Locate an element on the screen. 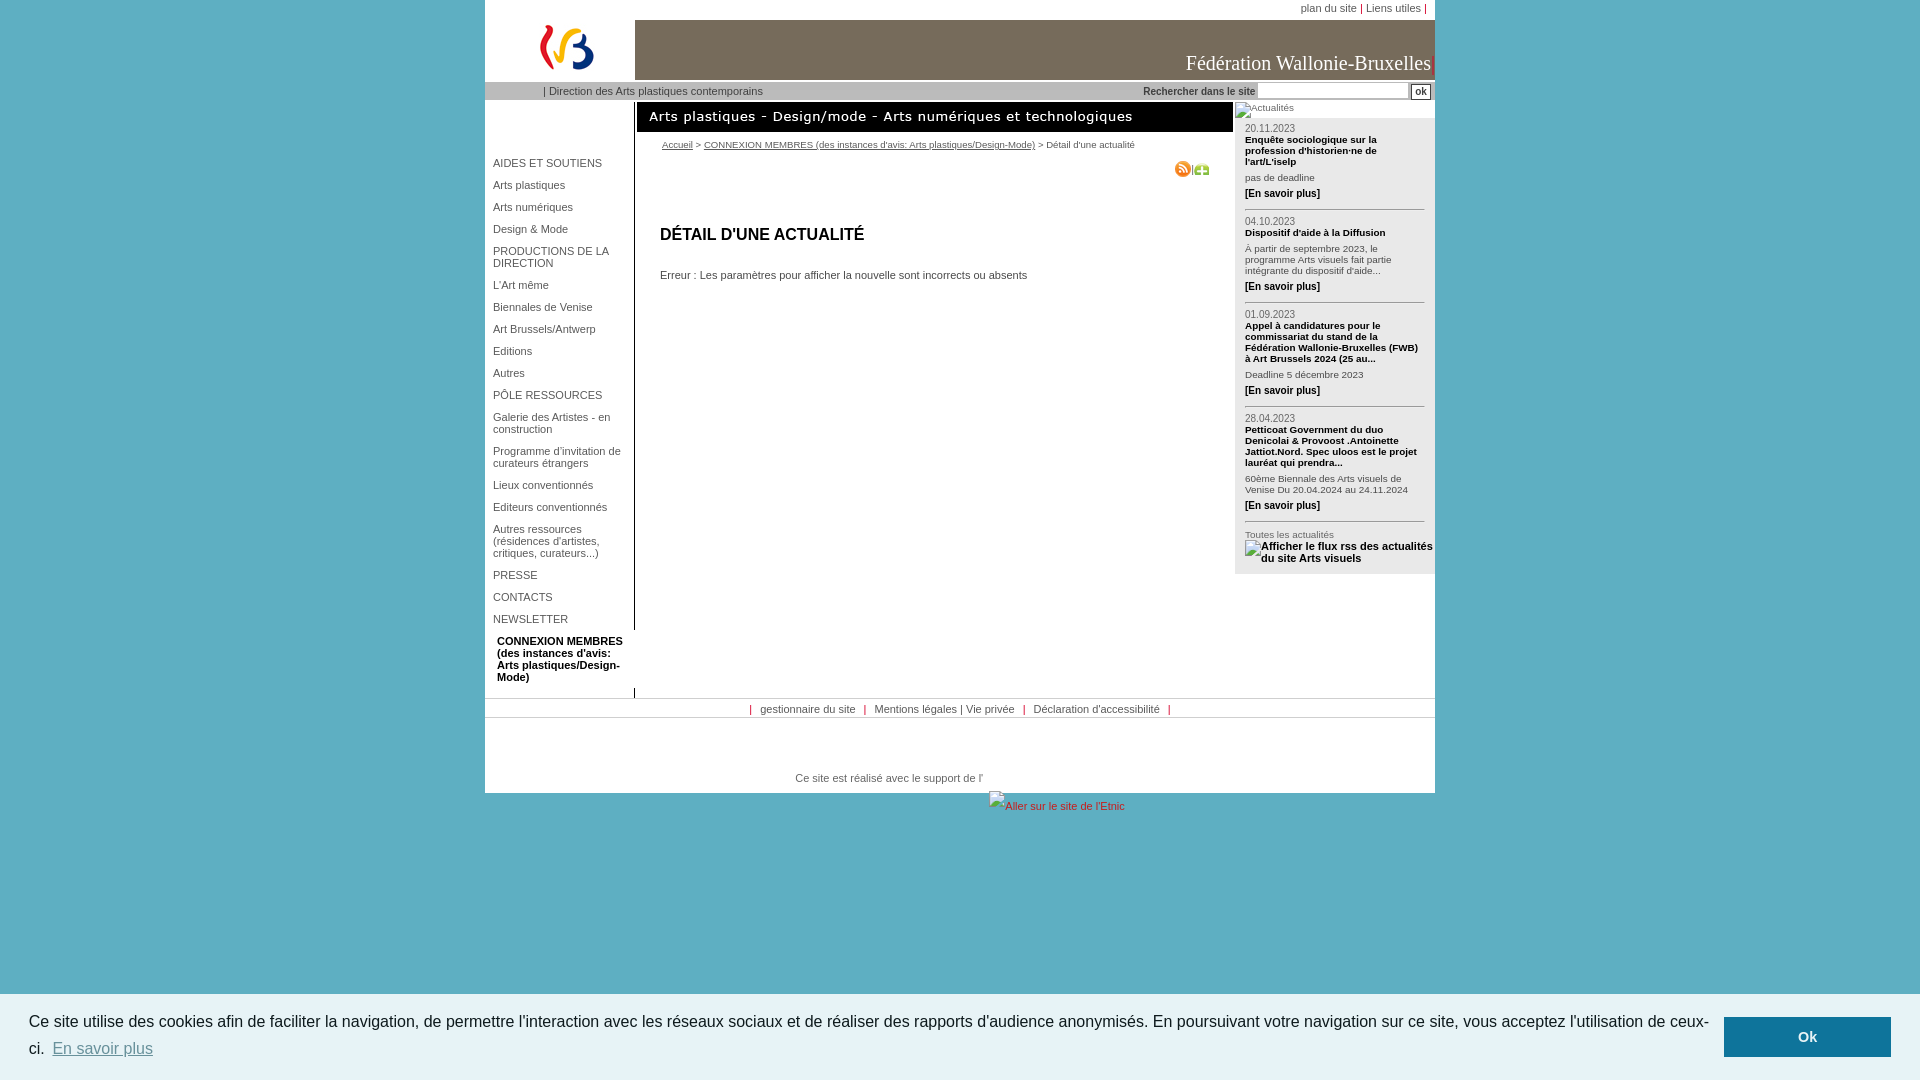 This screenshot has width=1920, height=1080. 'En savoir plus' is located at coordinates (48, 1048).